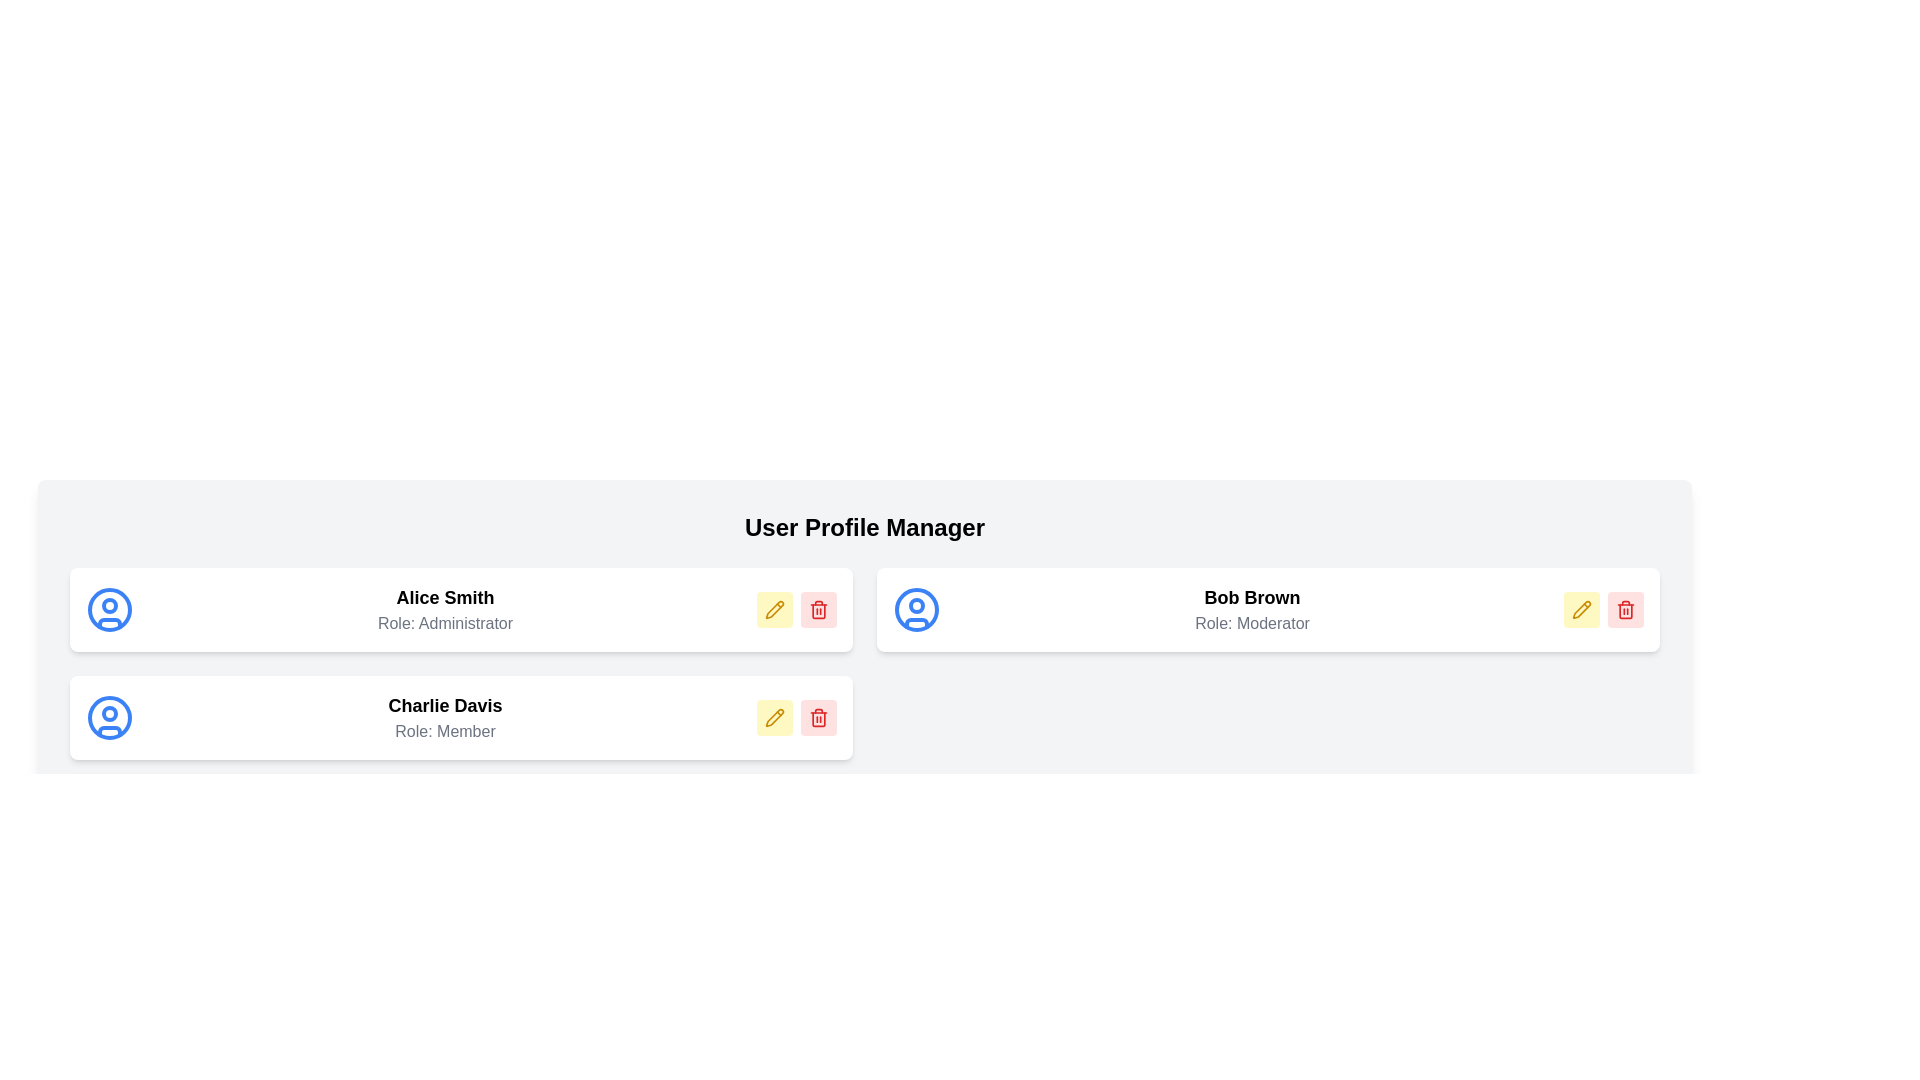 This screenshot has width=1920, height=1080. I want to click on the red circular delete button with a white trash can icon located on the rightmost side of the layout group under the user profile box for 'Charlie Davis', so click(819, 716).